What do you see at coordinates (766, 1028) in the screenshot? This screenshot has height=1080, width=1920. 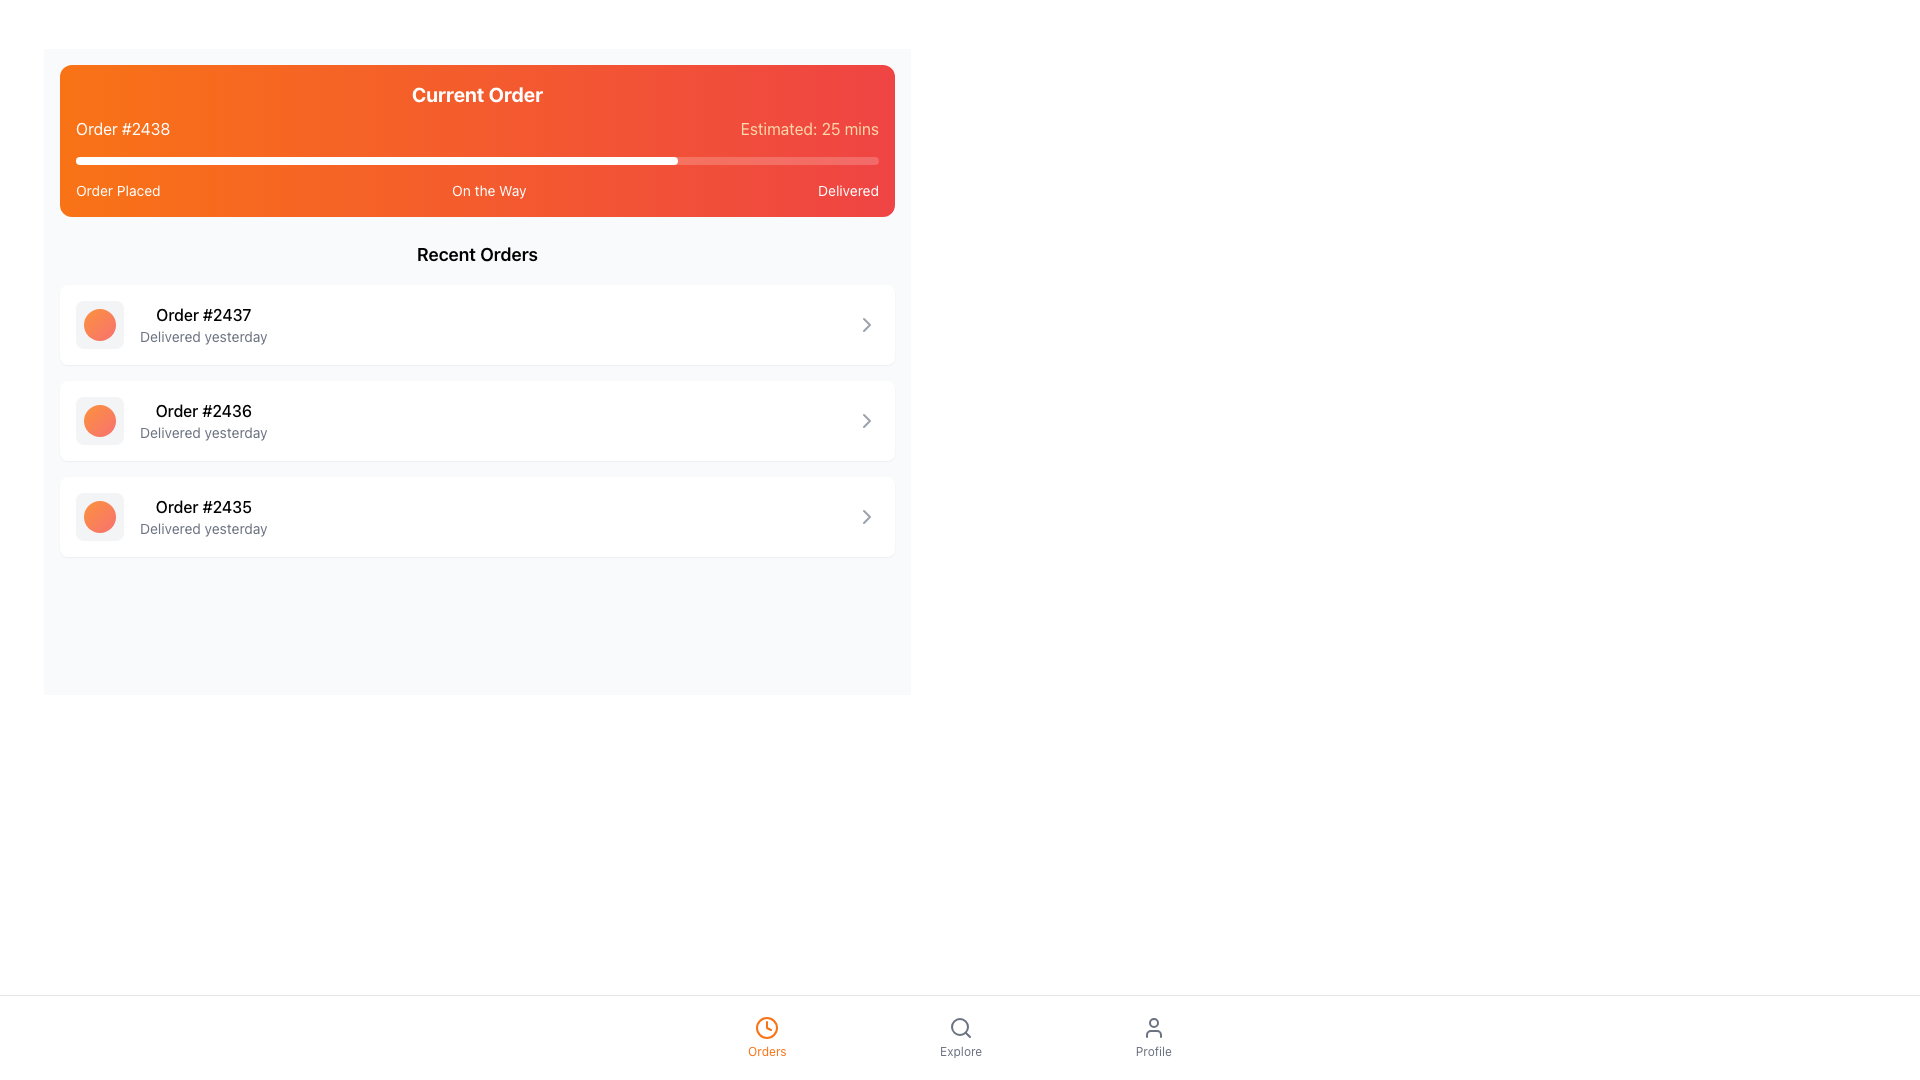 I see `the SVG Circle representing the clock icon in the 'Orders' section of the bottom navigation bar` at bounding box center [766, 1028].